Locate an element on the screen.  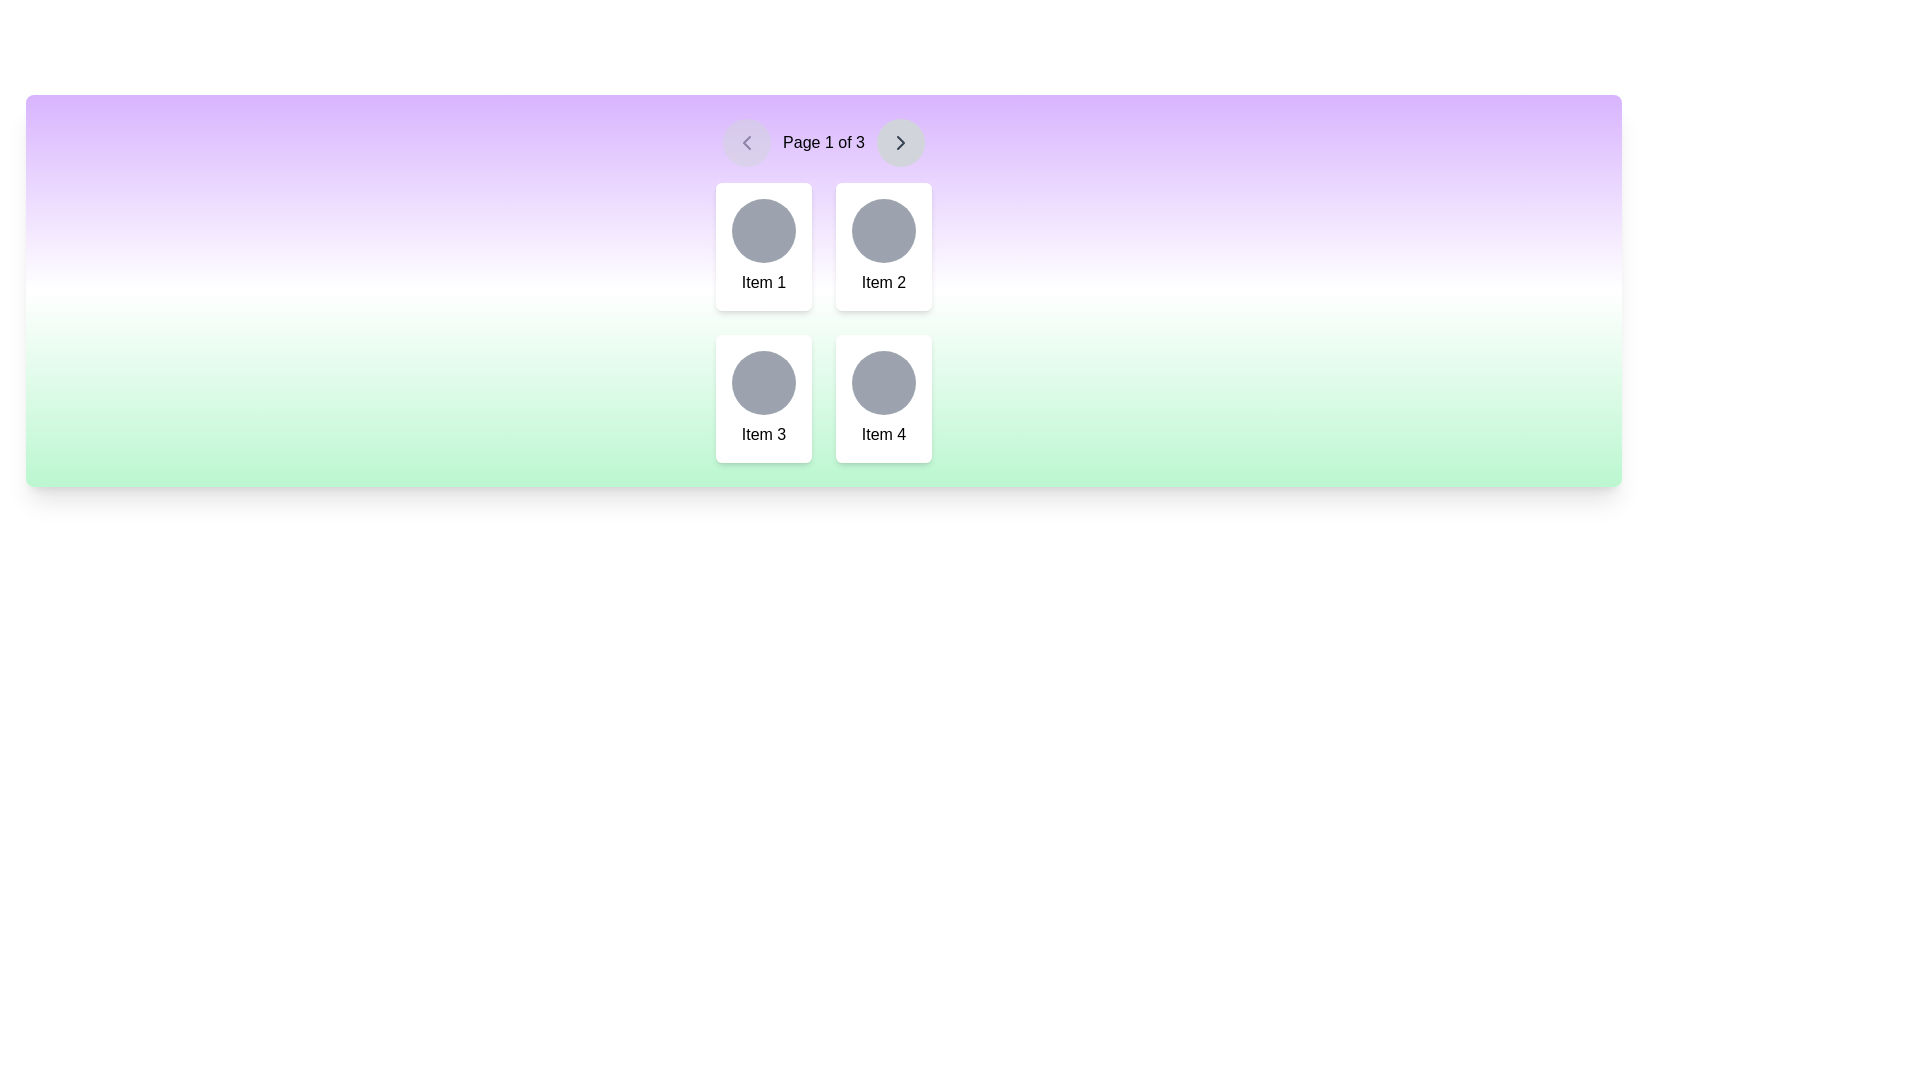
the pagination icon located at the top-right region of the page navigation section, next to the text 'Page 1 of 3', to observe any hover effects is located at coordinates (899, 141).